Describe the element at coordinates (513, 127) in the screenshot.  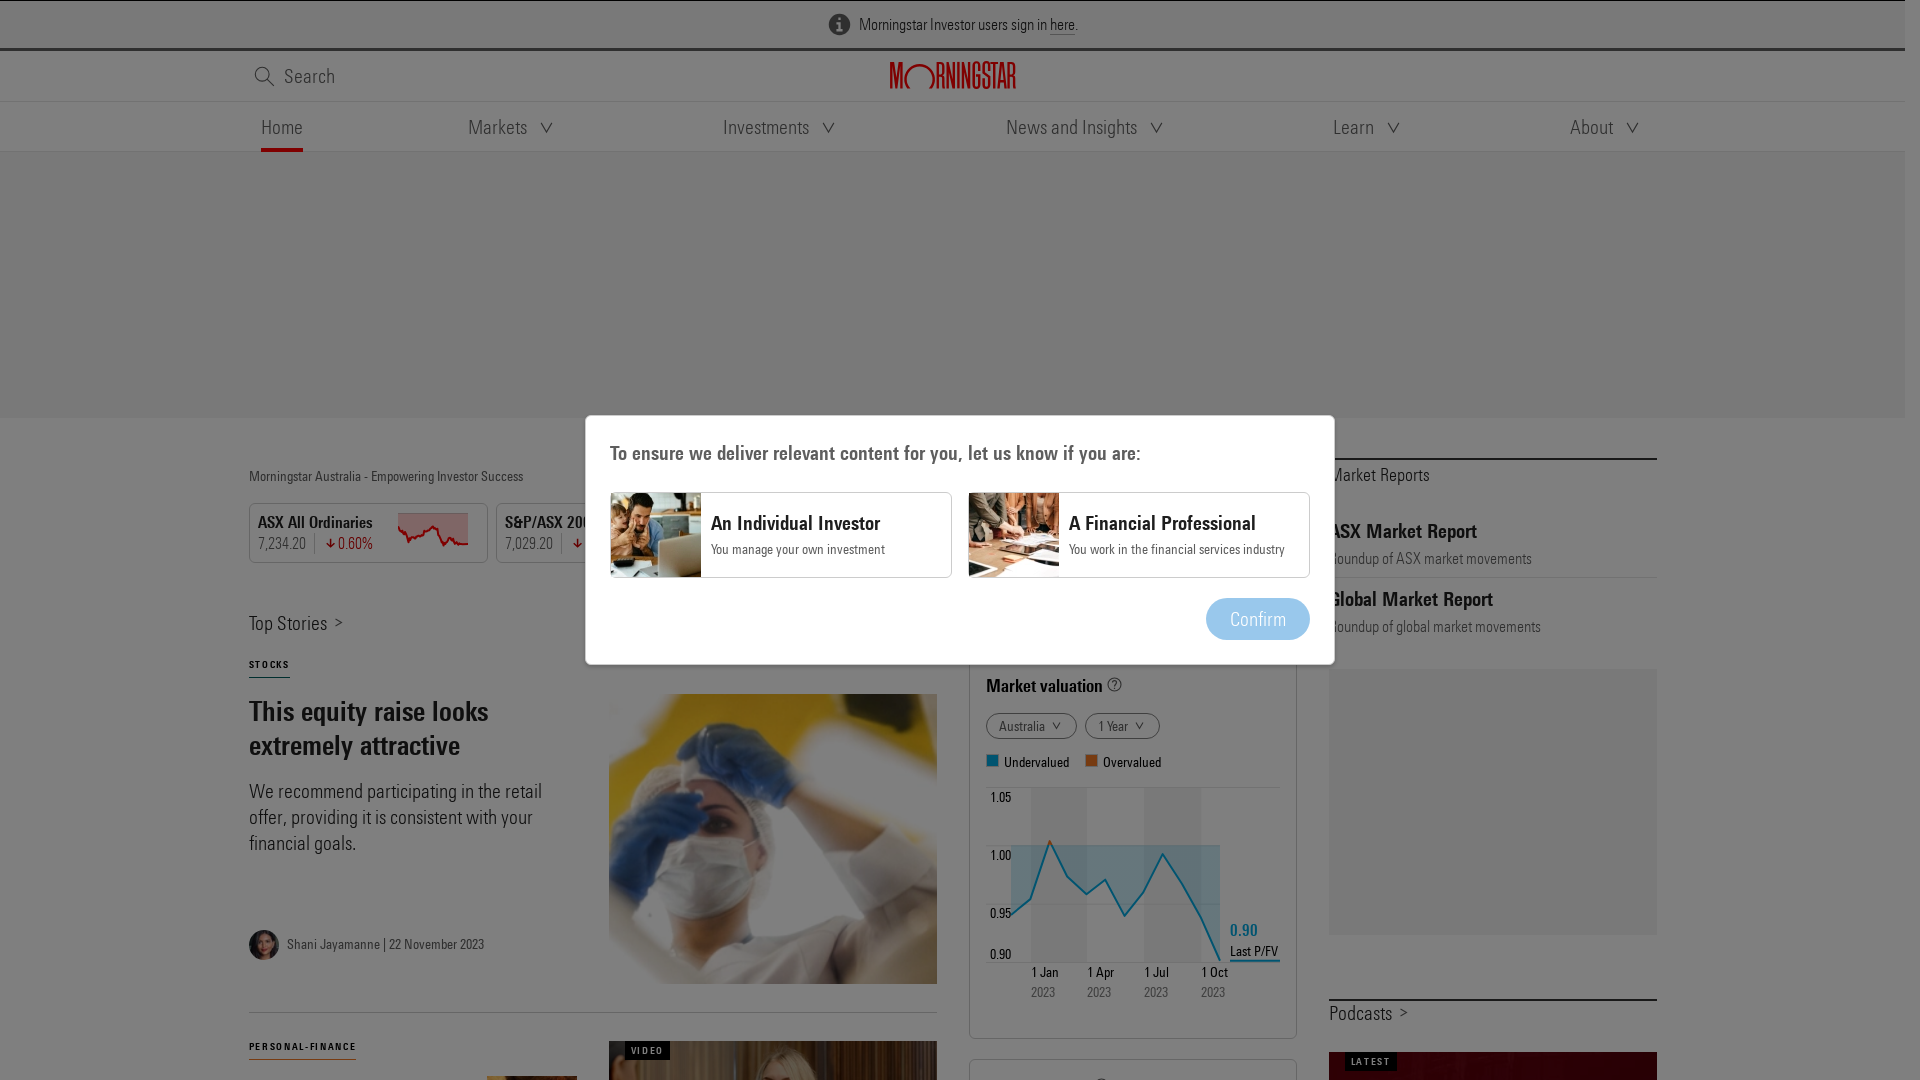
I see `'Markets'` at that location.